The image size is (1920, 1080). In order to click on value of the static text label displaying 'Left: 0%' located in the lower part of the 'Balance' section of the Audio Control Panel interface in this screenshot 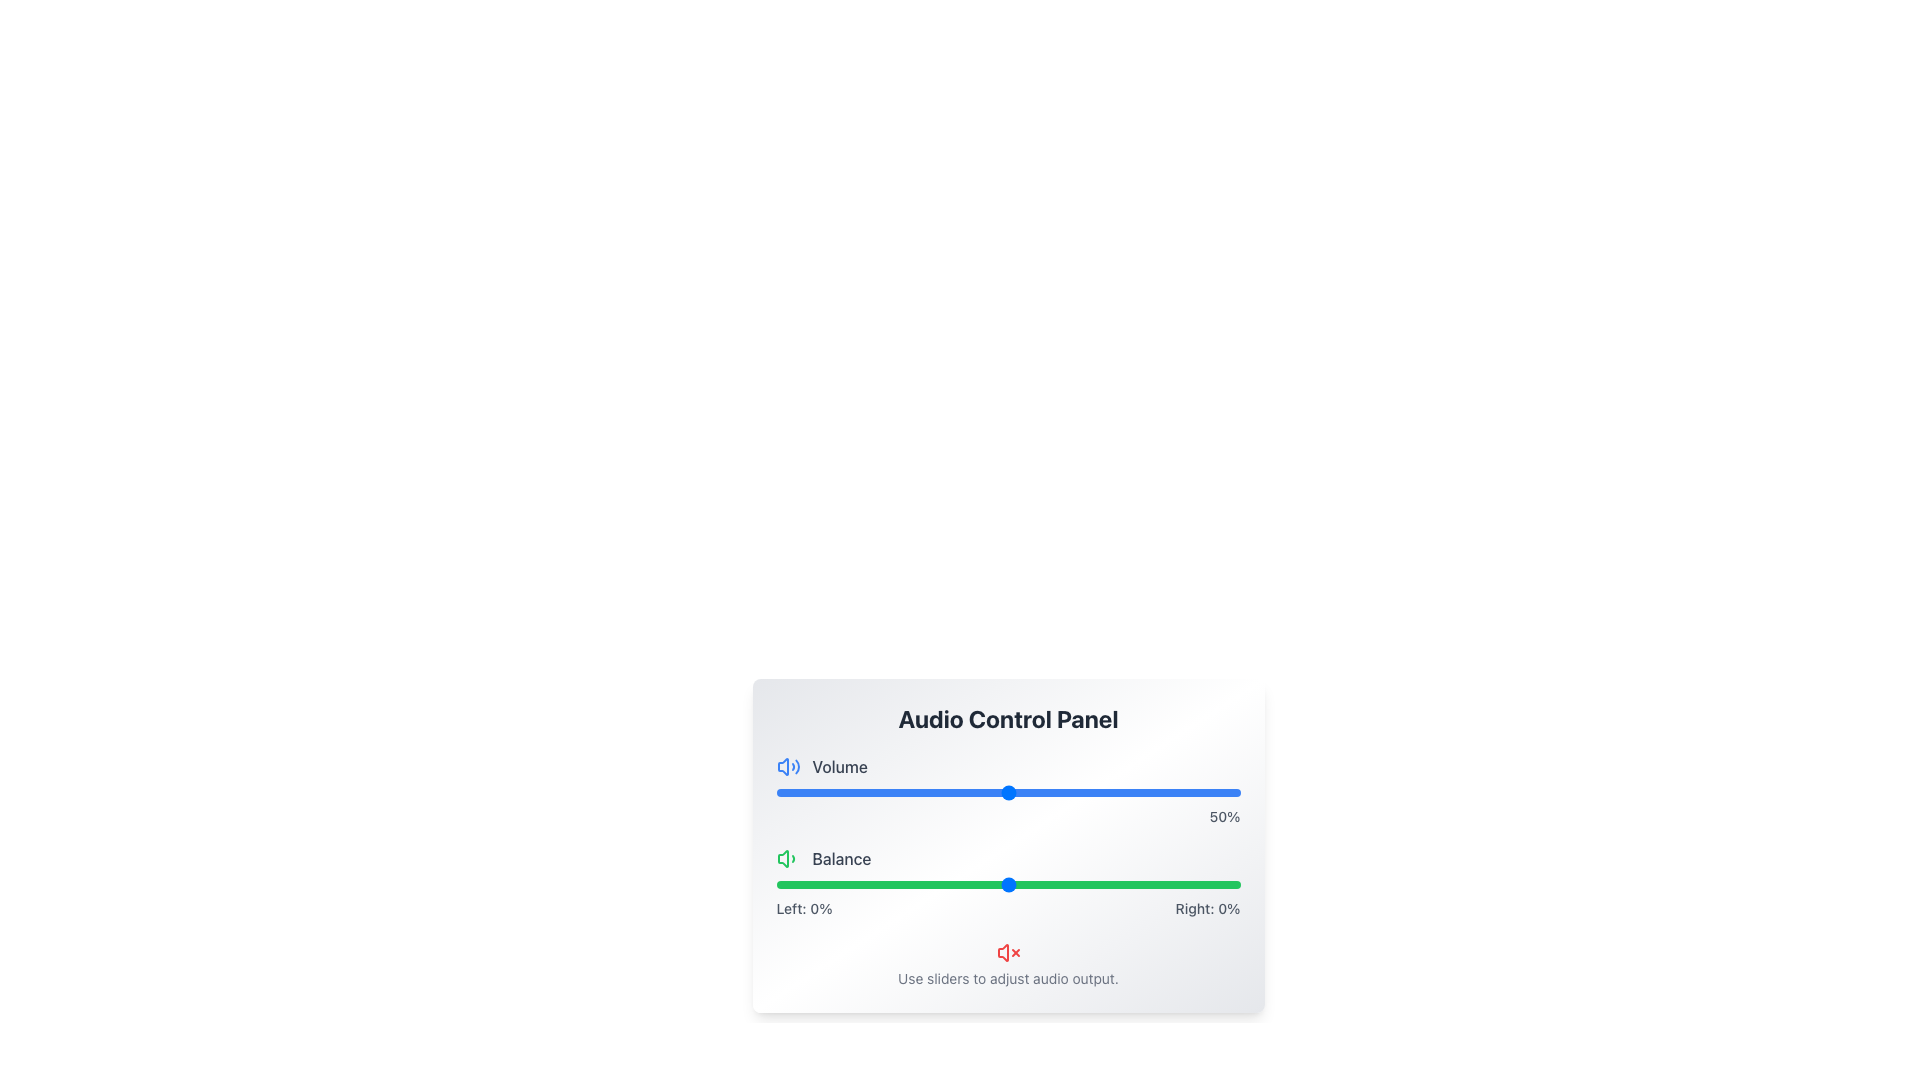, I will do `click(804, 909)`.